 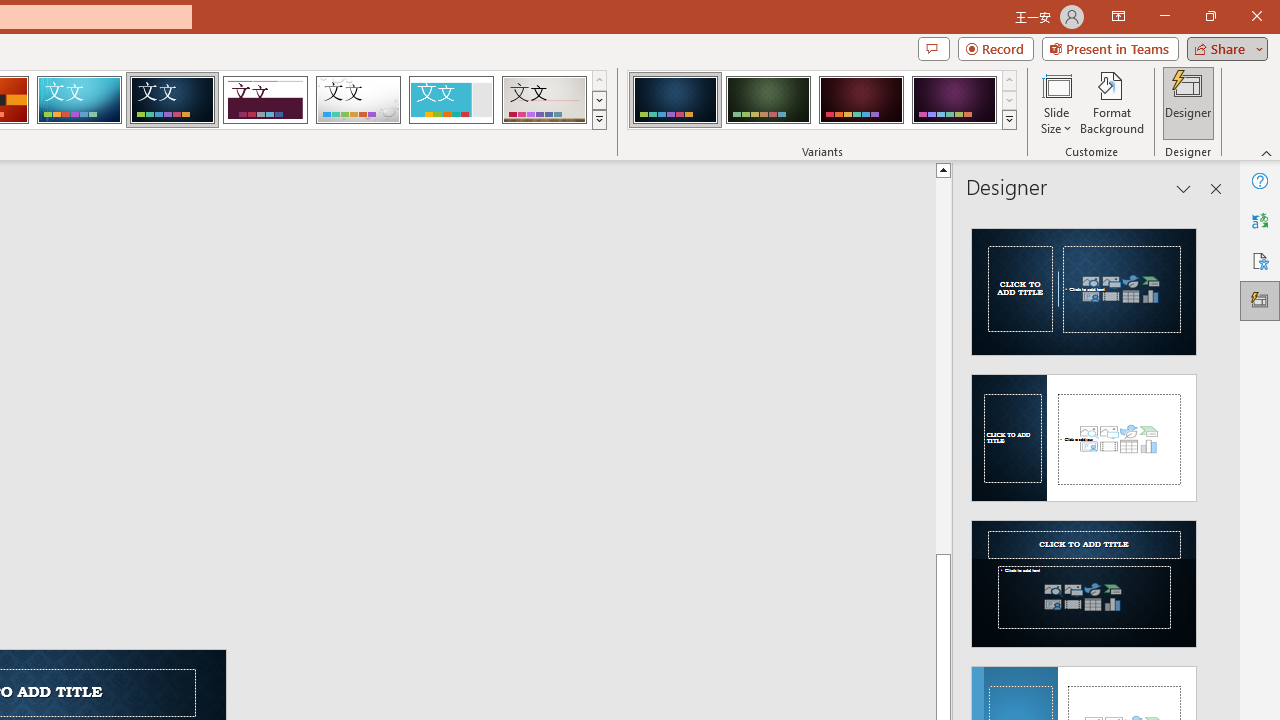 What do you see at coordinates (172, 100) in the screenshot?
I see `'Damask'` at bounding box center [172, 100].